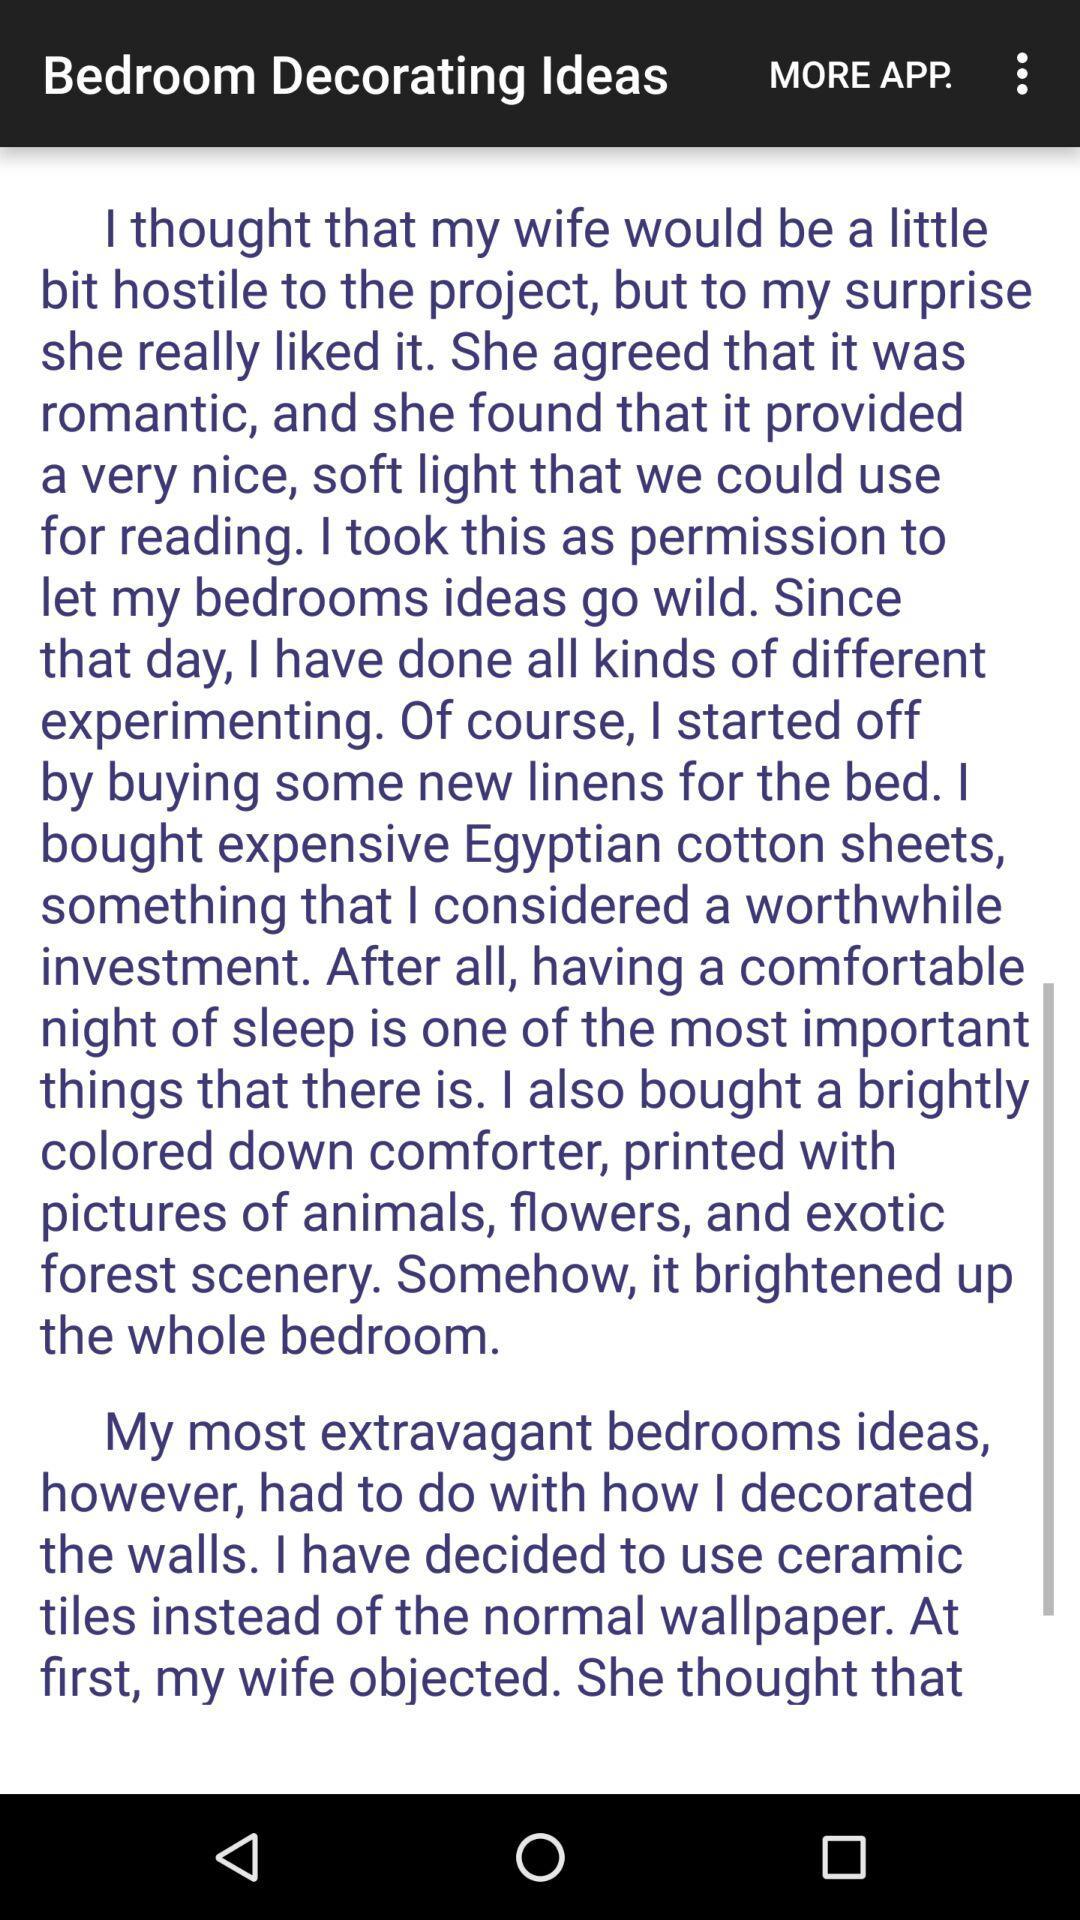 The height and width of the screenshot is (1920, 1080). What do you see at coordinates (860, 73) in the screenshot?
I see `the item above the i thought that icon` at bounding box center [860, 73].